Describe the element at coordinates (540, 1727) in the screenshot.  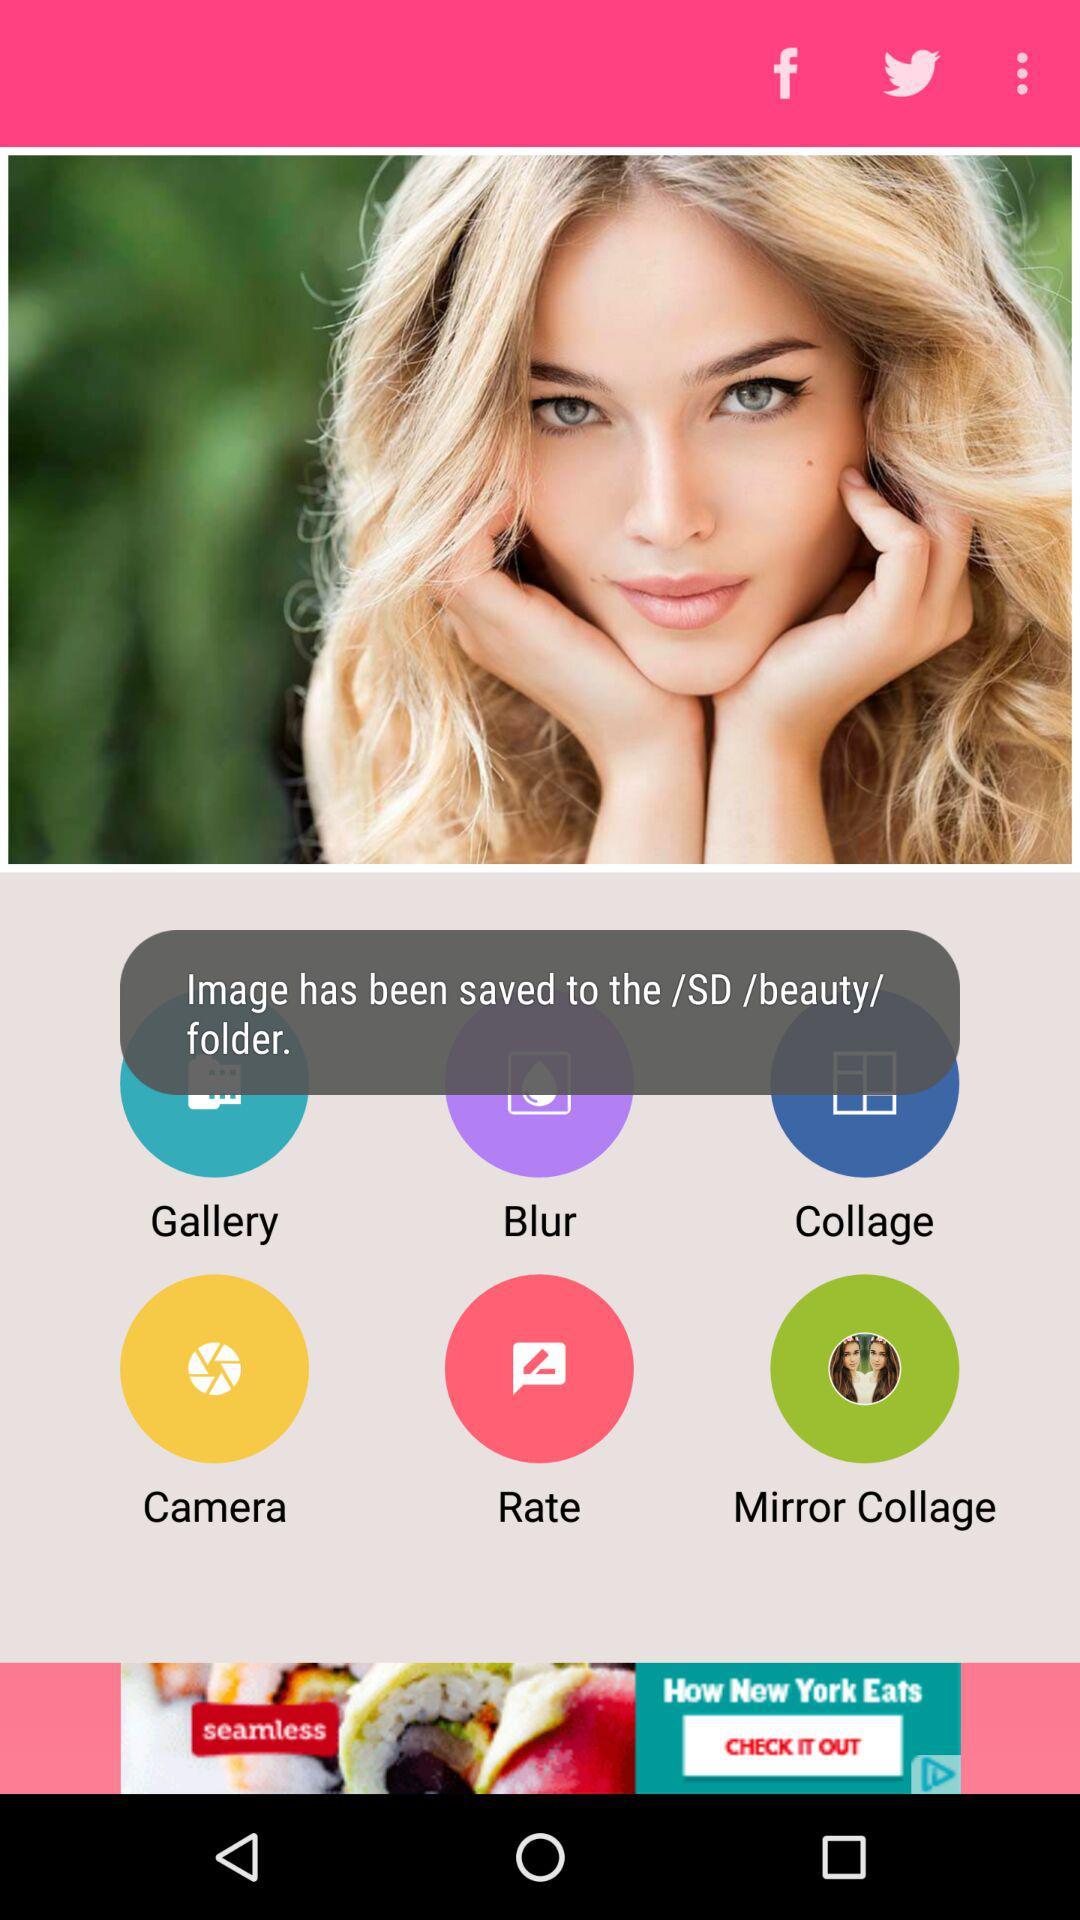
I see `to view add` at that location.